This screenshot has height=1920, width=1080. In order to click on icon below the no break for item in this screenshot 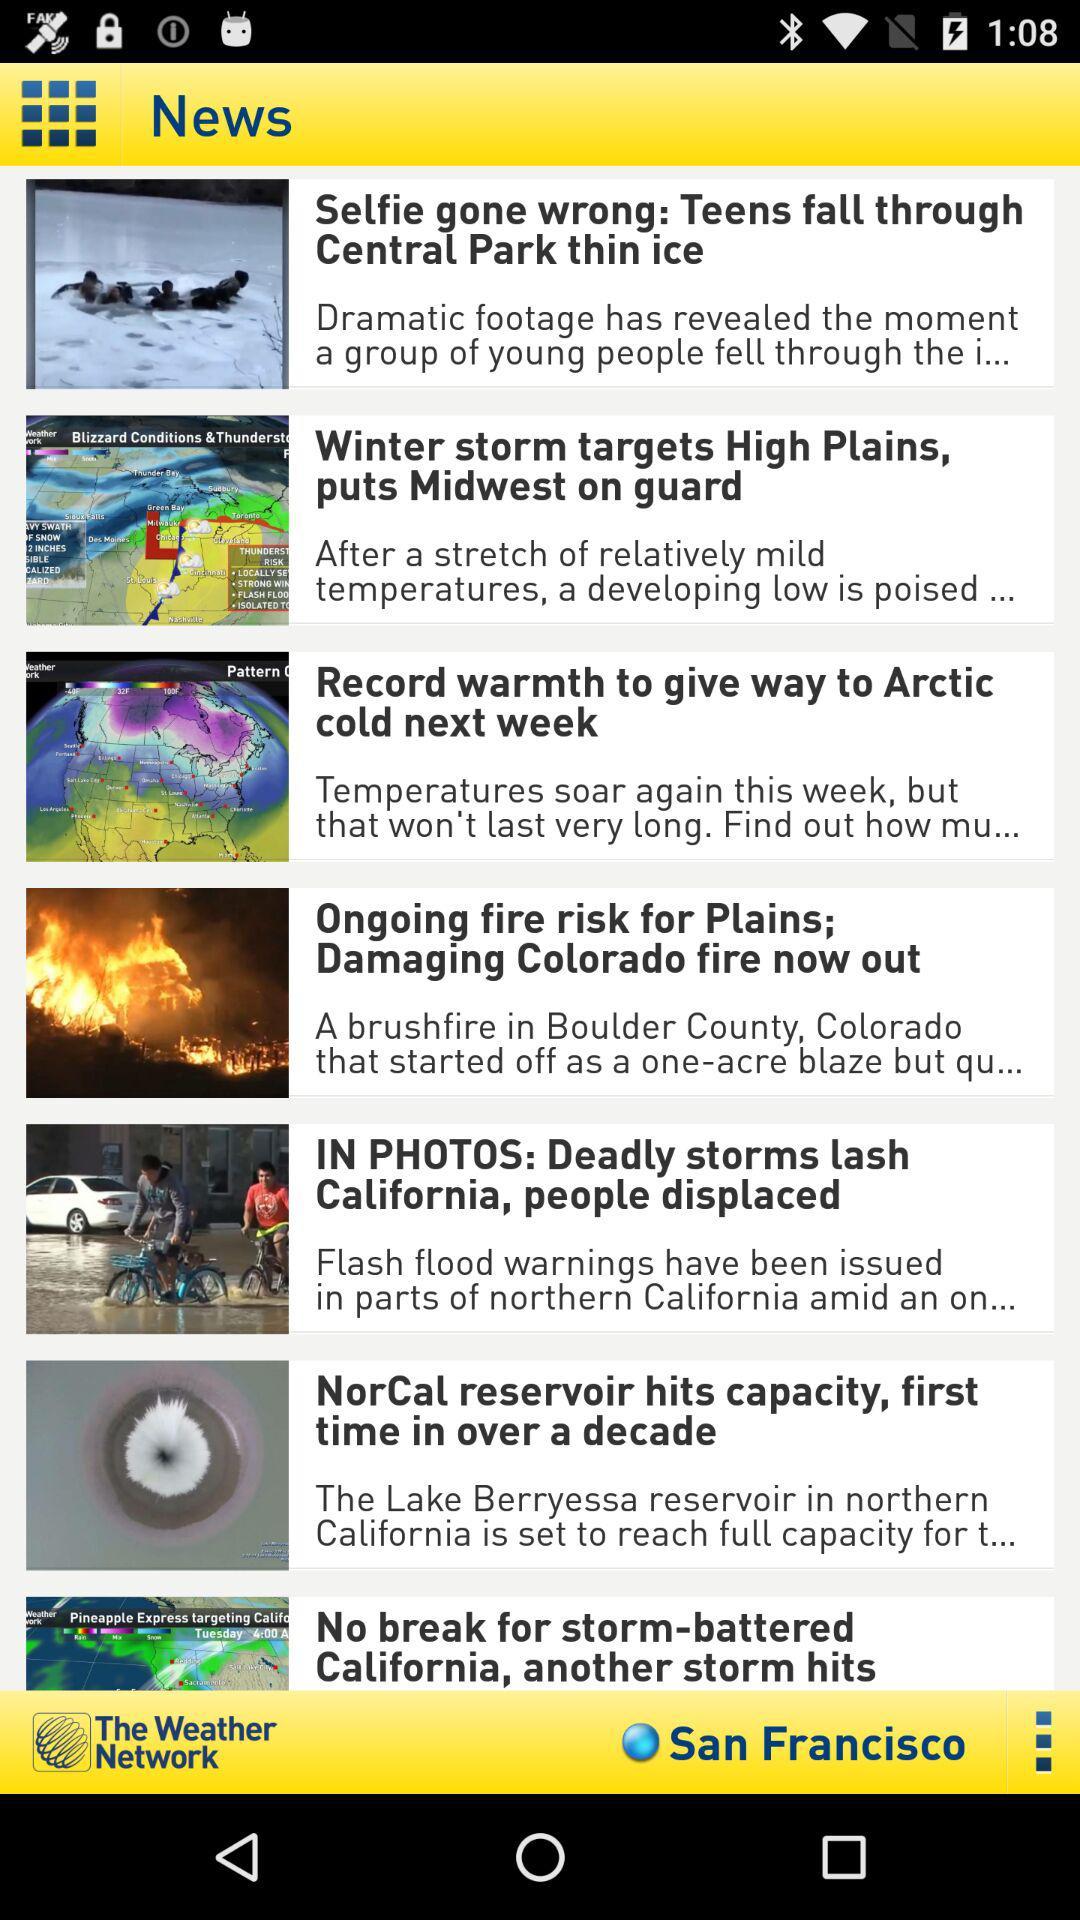, I will do `click(788, 1741)`.